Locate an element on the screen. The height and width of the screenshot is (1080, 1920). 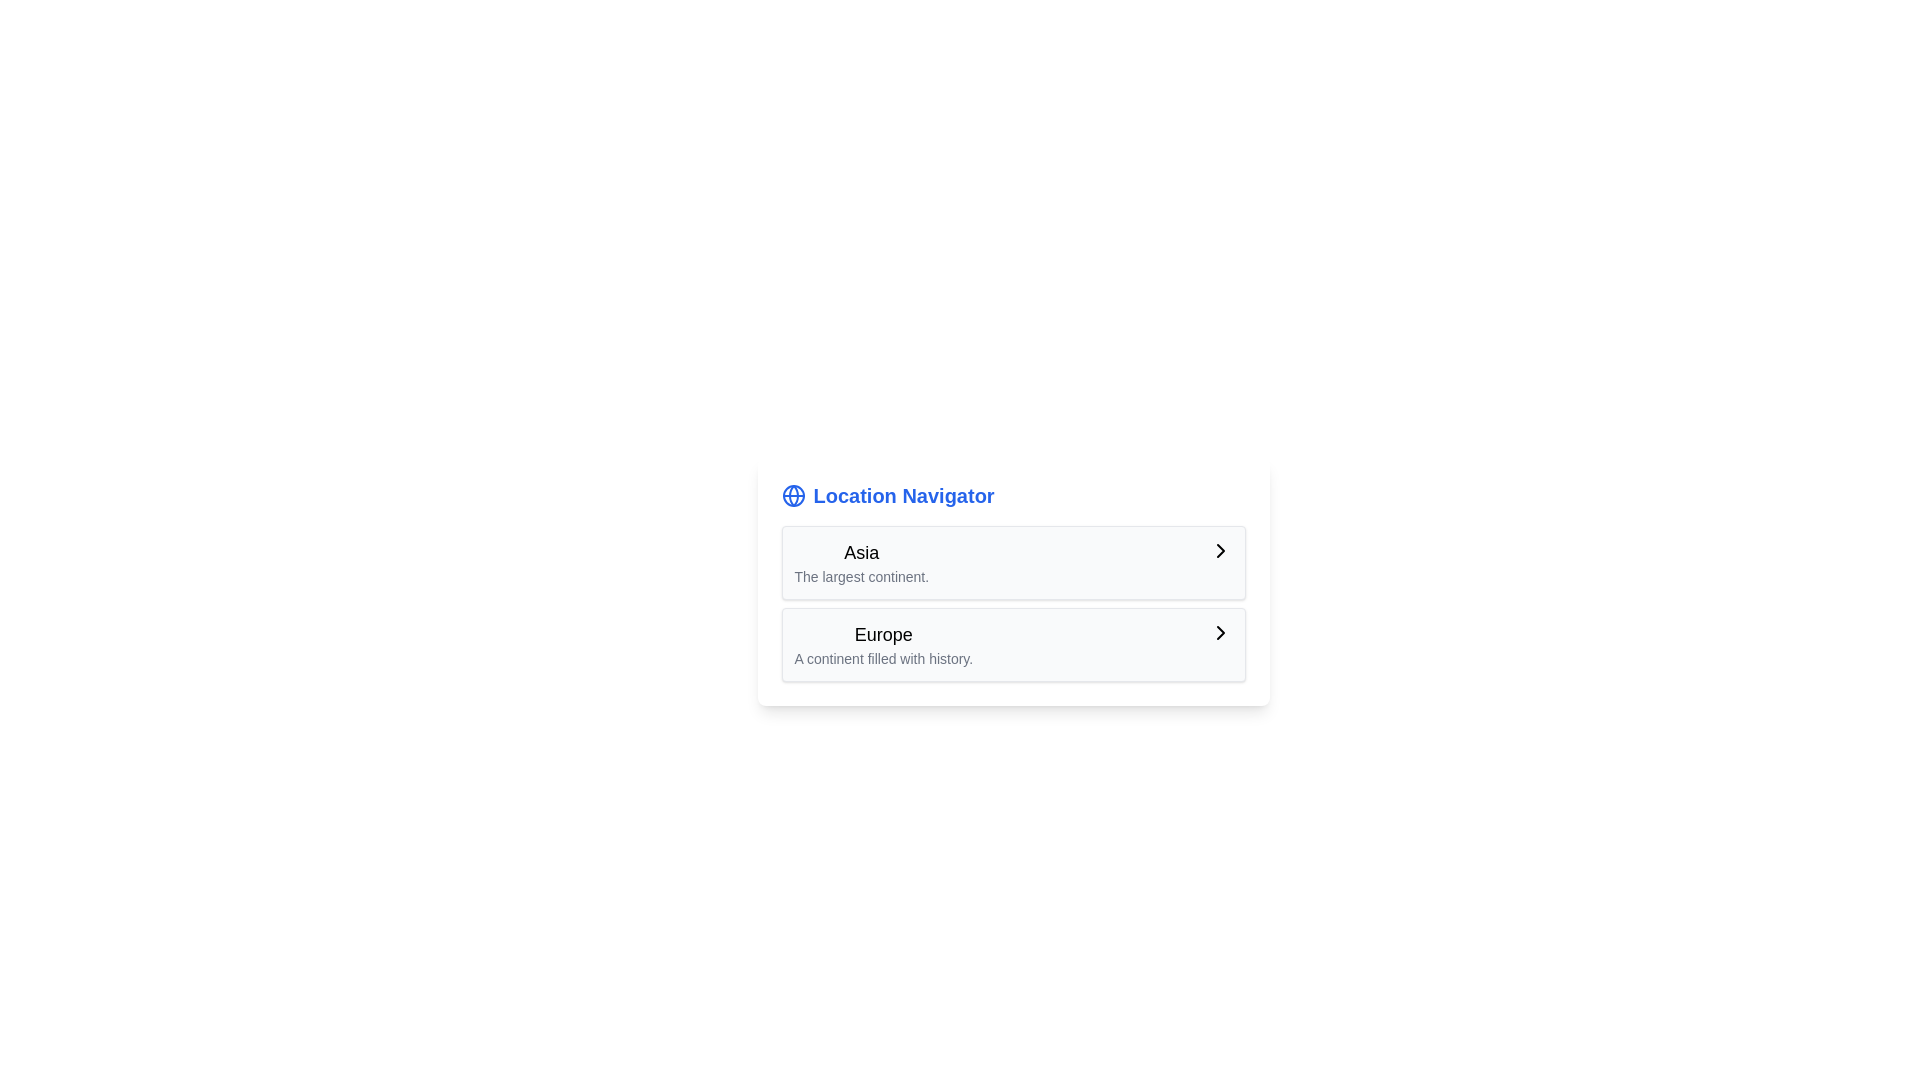
the first selectable list item titled 'Asia' with the subtitle 'The largest continent.' is located at coordinates (1013, 563).